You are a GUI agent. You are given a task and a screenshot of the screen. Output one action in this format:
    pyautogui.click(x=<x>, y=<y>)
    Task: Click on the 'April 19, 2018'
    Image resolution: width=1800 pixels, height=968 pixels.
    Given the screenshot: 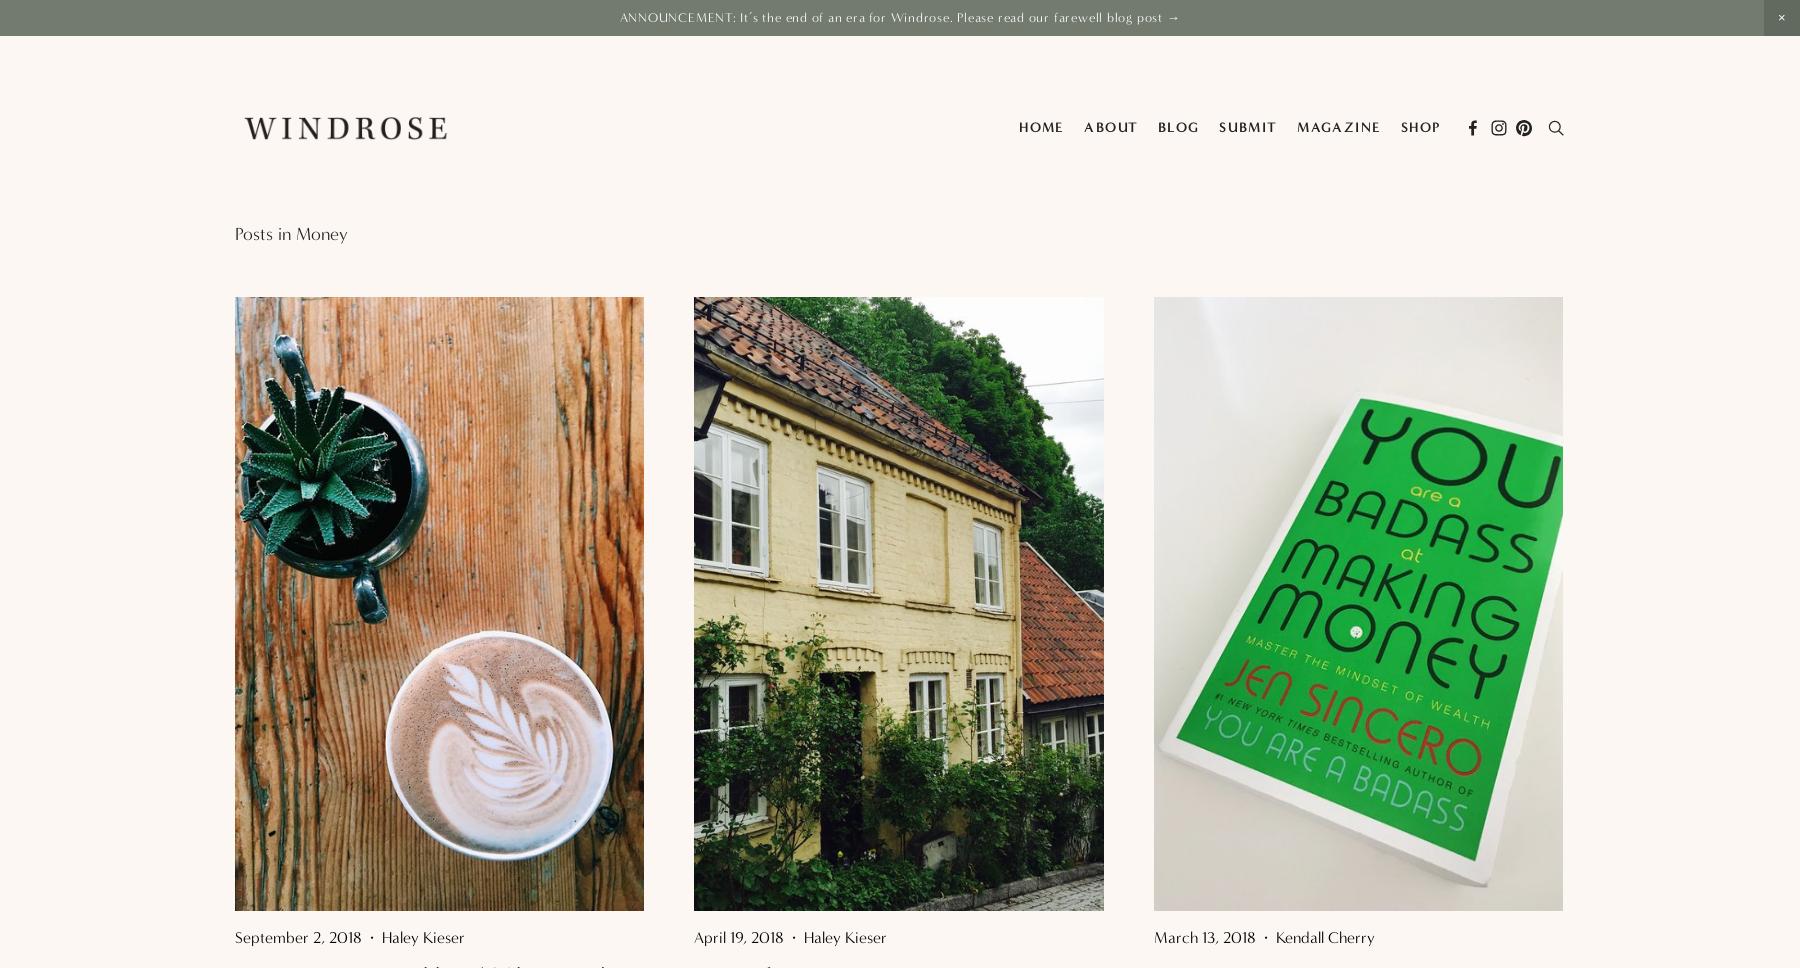 What is the action you would take?
    pyautogui.click(x=738, y=935)
    